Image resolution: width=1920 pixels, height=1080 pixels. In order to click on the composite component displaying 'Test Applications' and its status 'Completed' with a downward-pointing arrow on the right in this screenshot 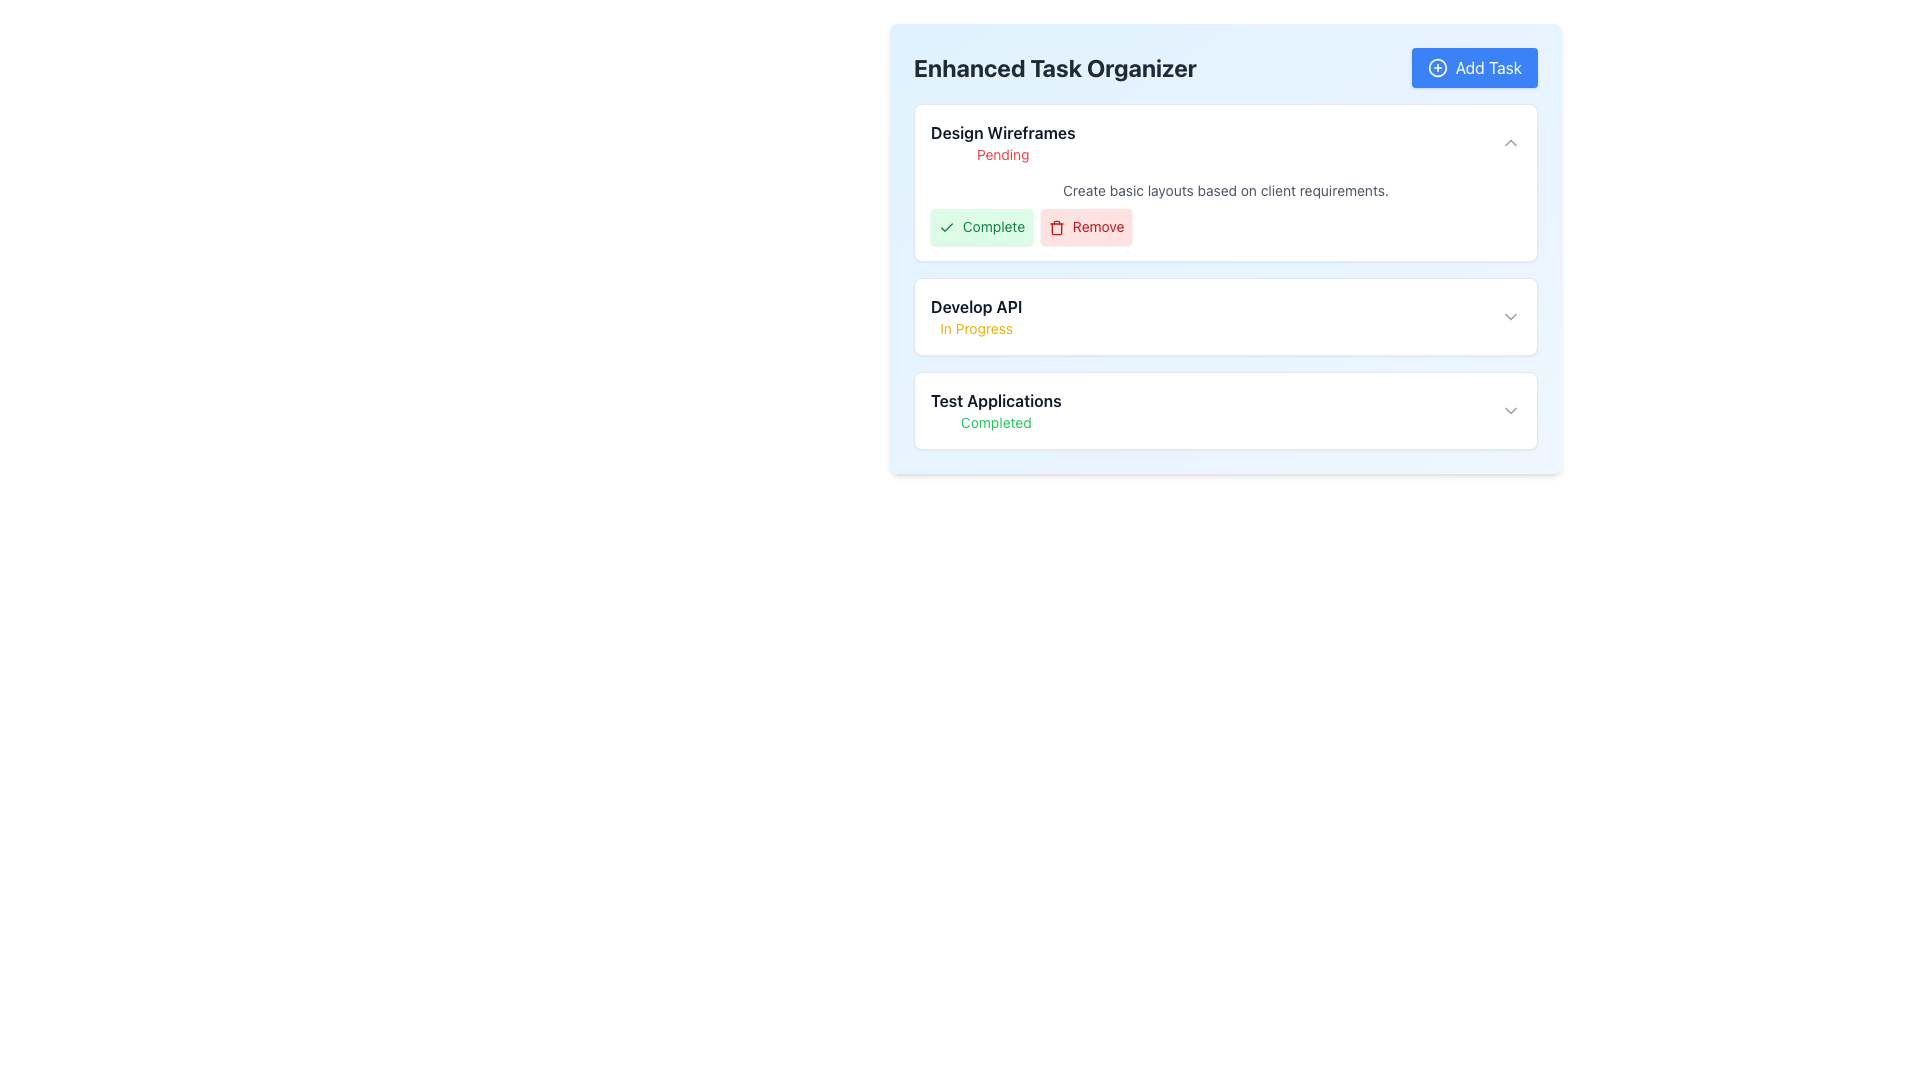, I will do `click(1224, 410)`.